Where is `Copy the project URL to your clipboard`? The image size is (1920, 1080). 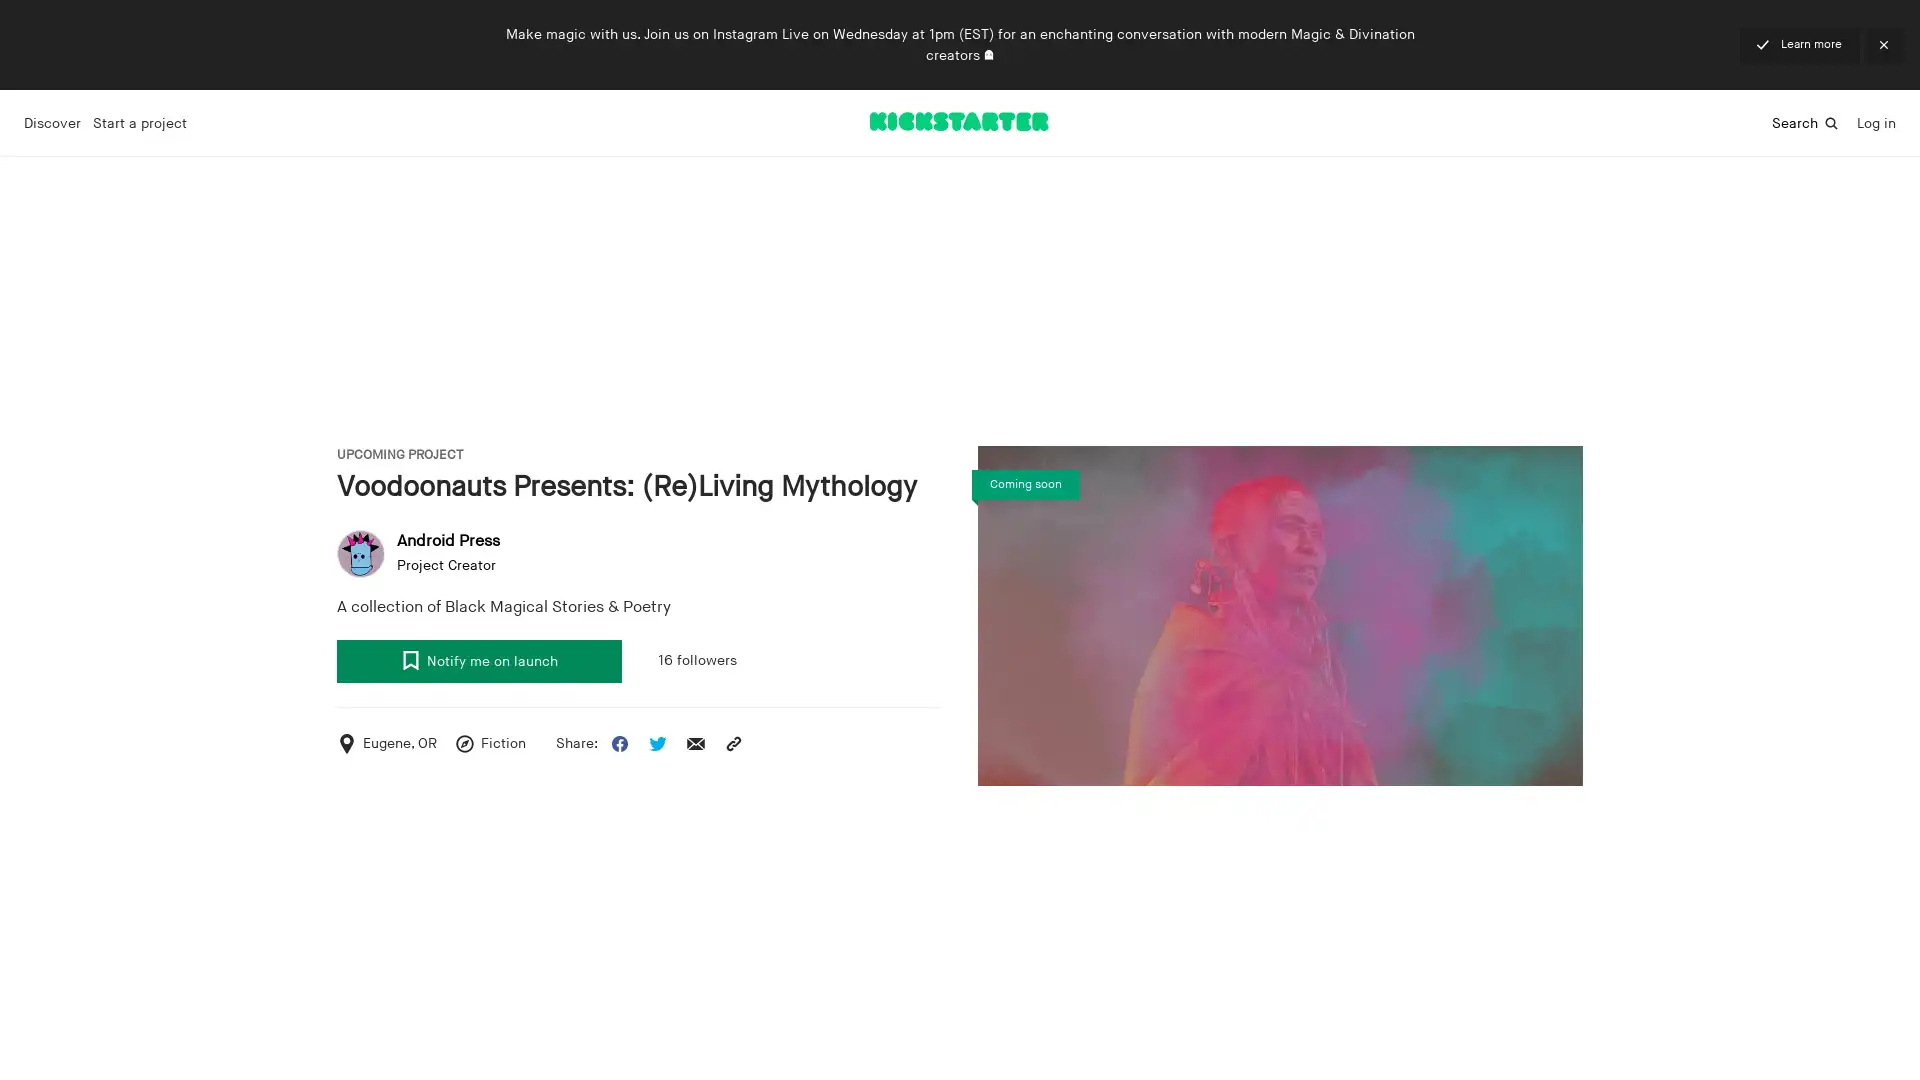
Copy the project URL to your clipboard is located at coordinates (733, 743).